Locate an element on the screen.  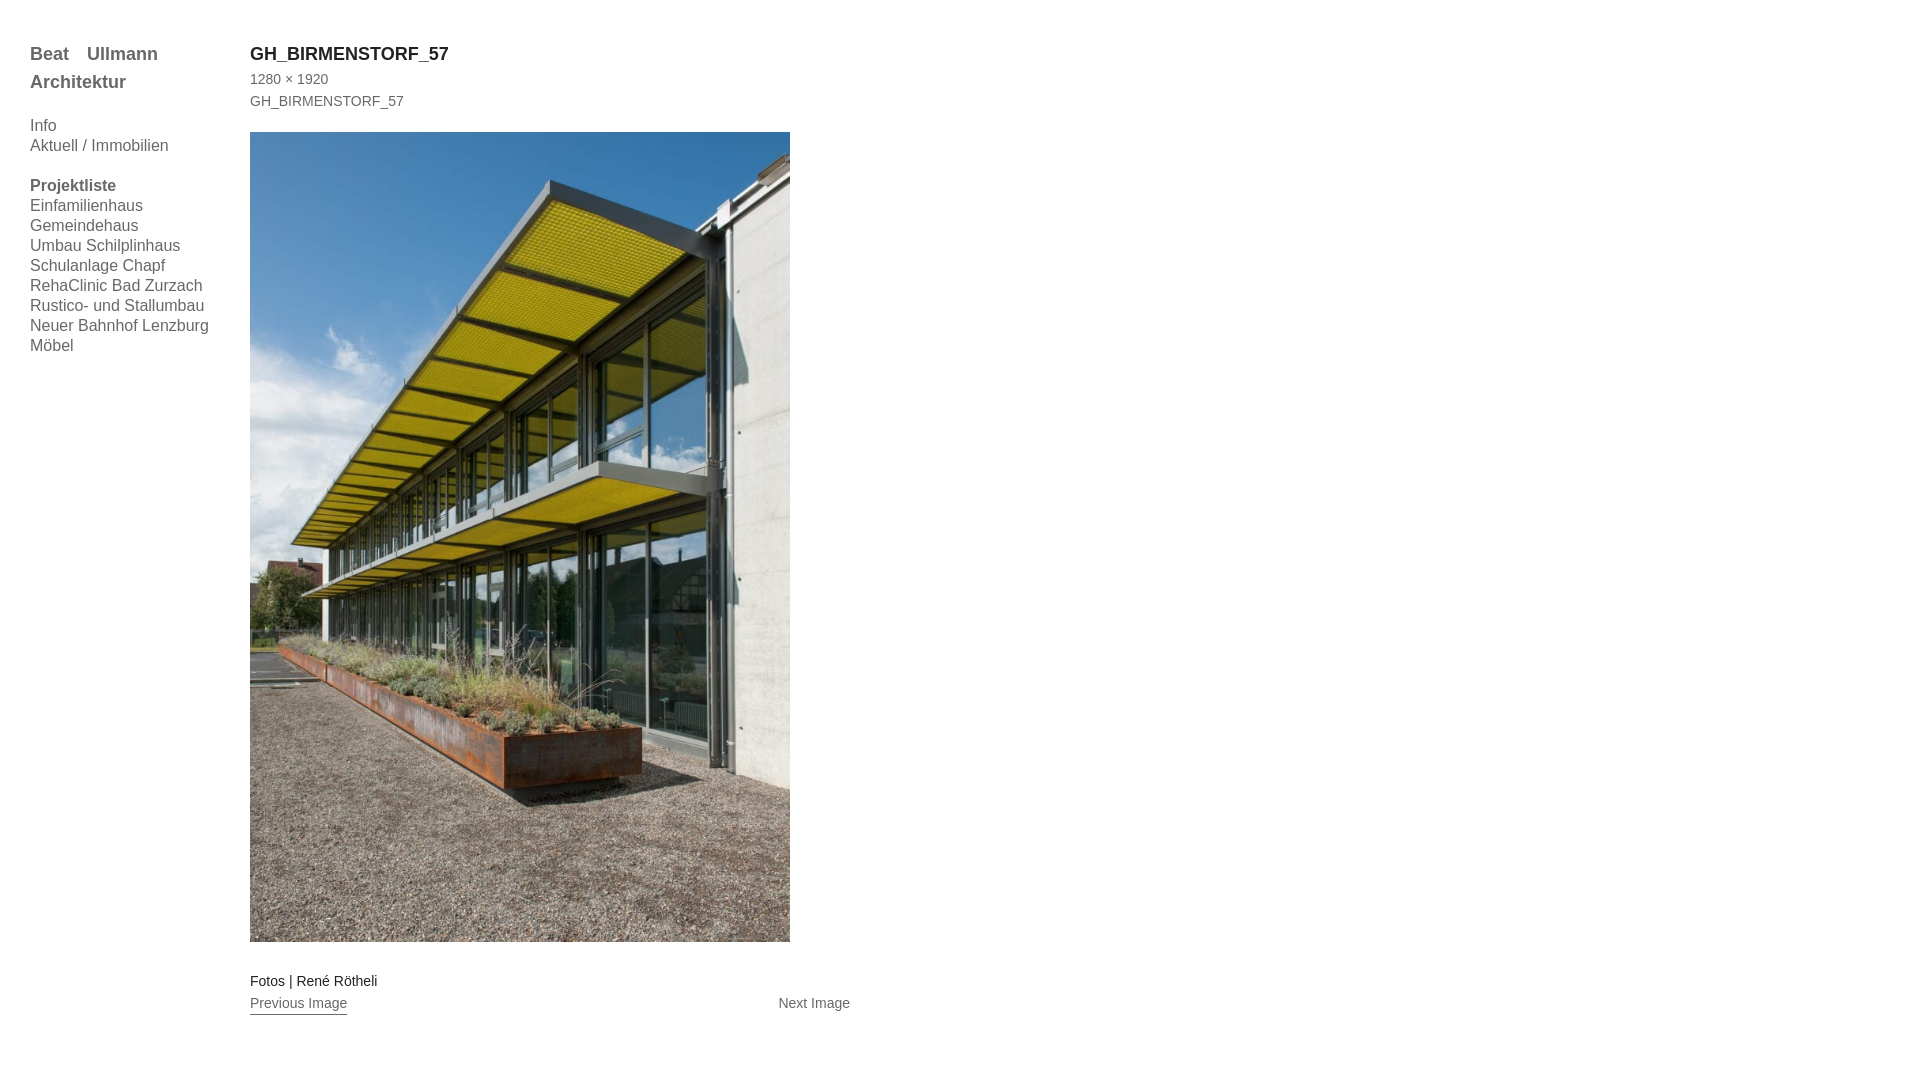
'RehaClinic Bad Zurzach' is located at coordinates (115, 285).